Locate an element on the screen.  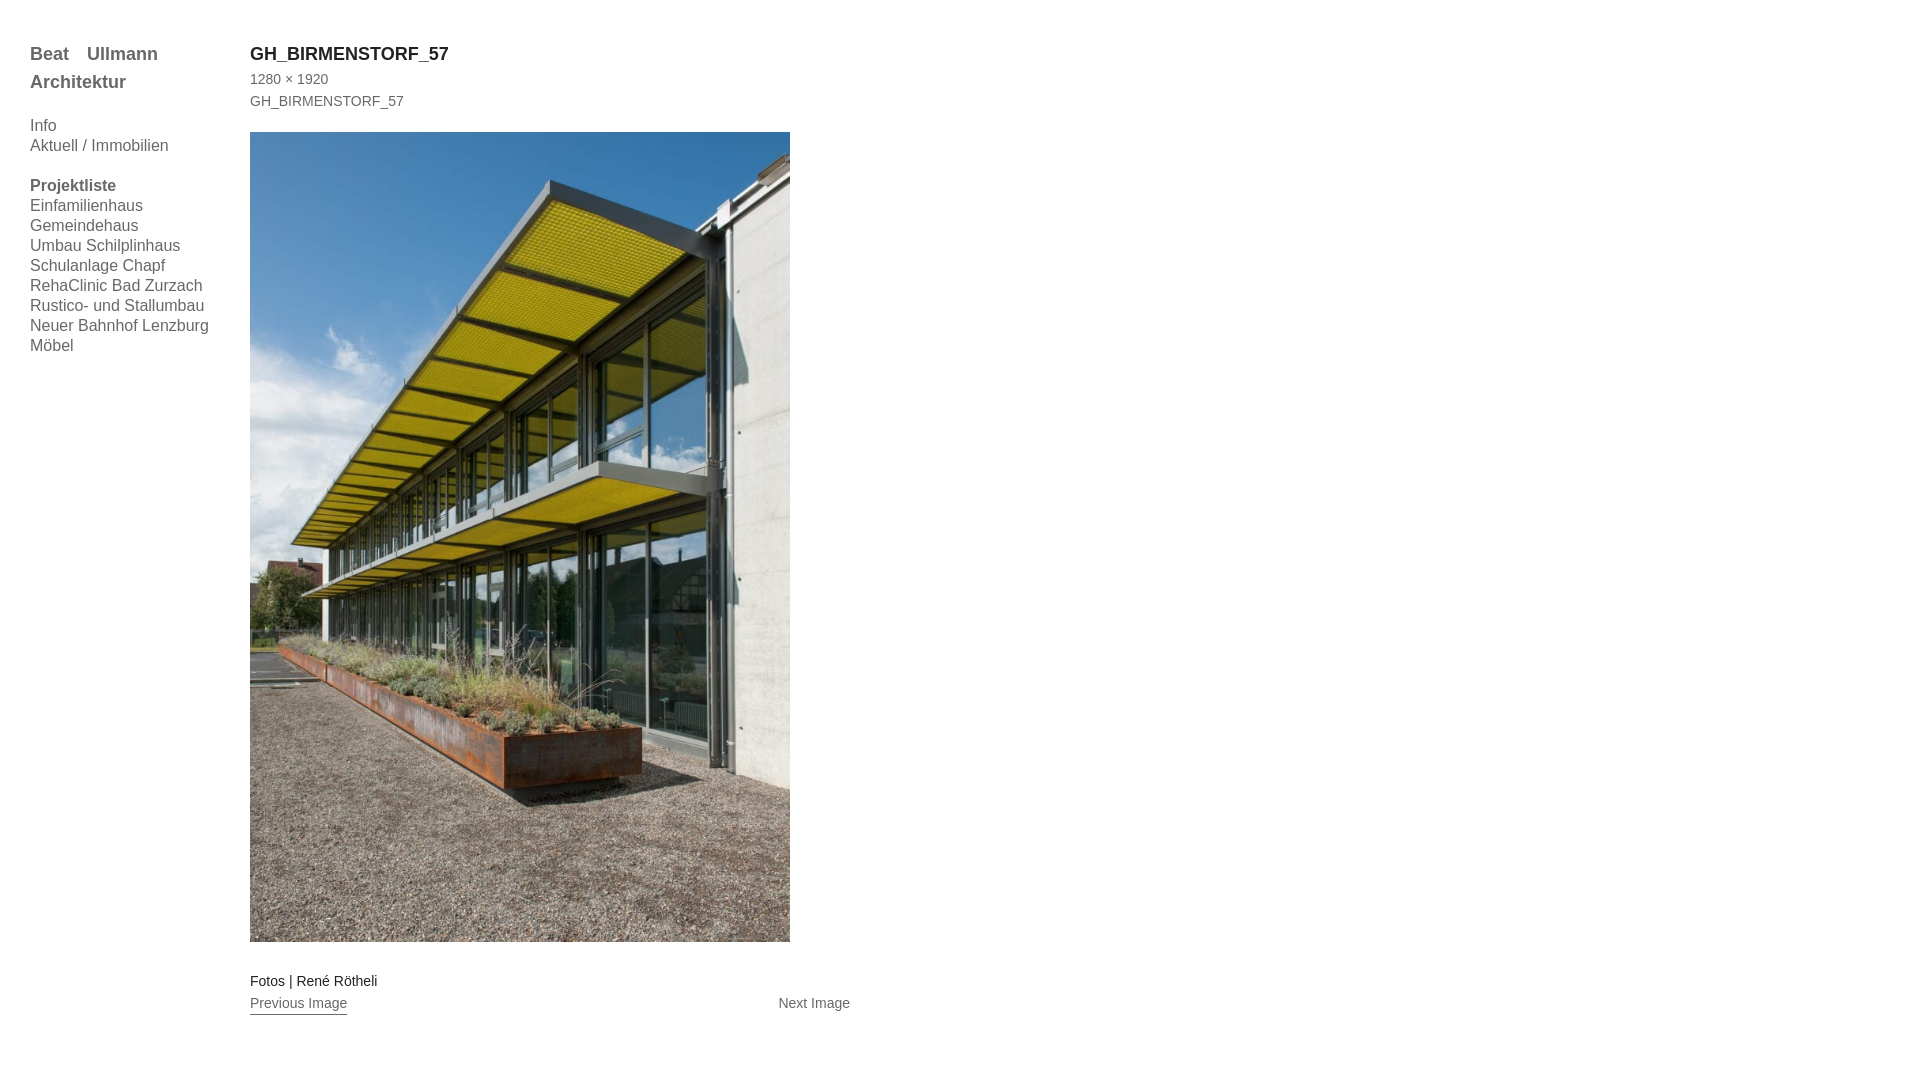
'RehaClinic Bad Zurzach' is located at coordinates (115, 285).